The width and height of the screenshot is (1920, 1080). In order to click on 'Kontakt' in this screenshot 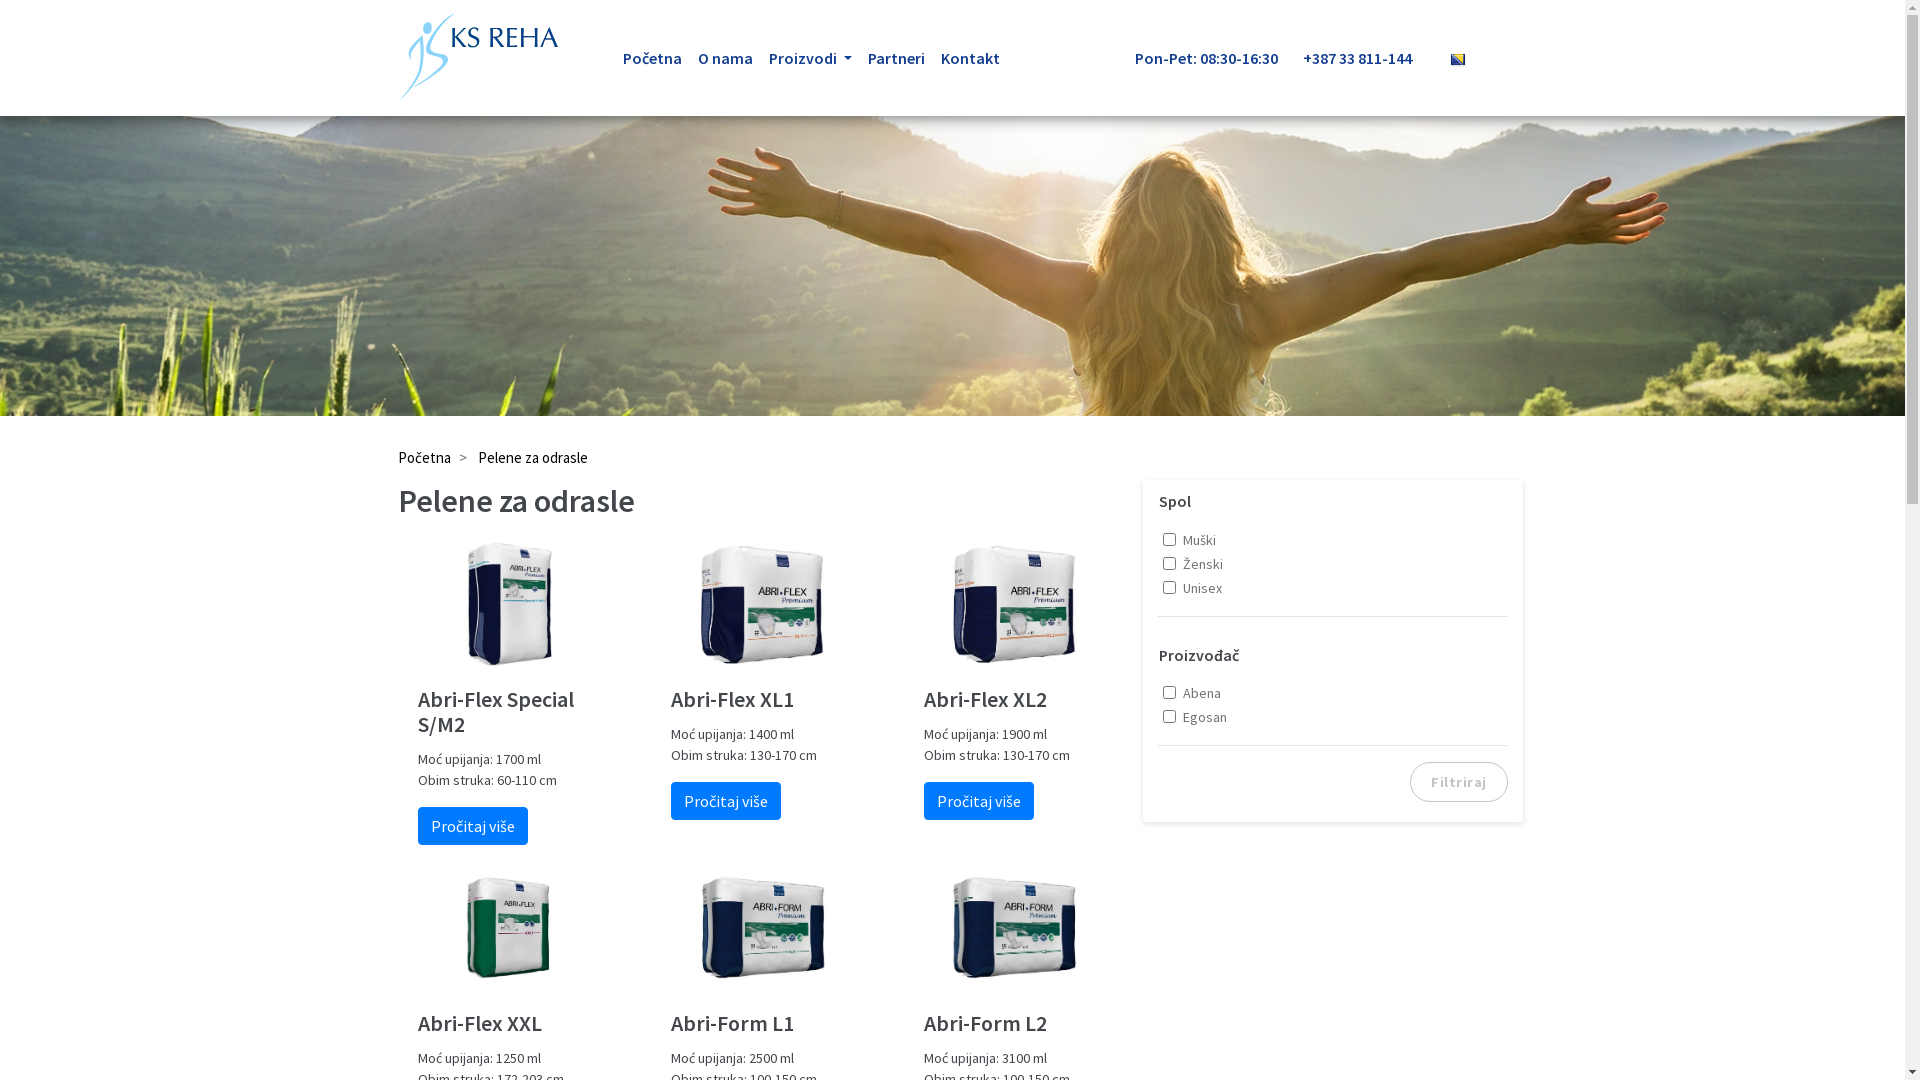, I will do `click(970, 56)`.